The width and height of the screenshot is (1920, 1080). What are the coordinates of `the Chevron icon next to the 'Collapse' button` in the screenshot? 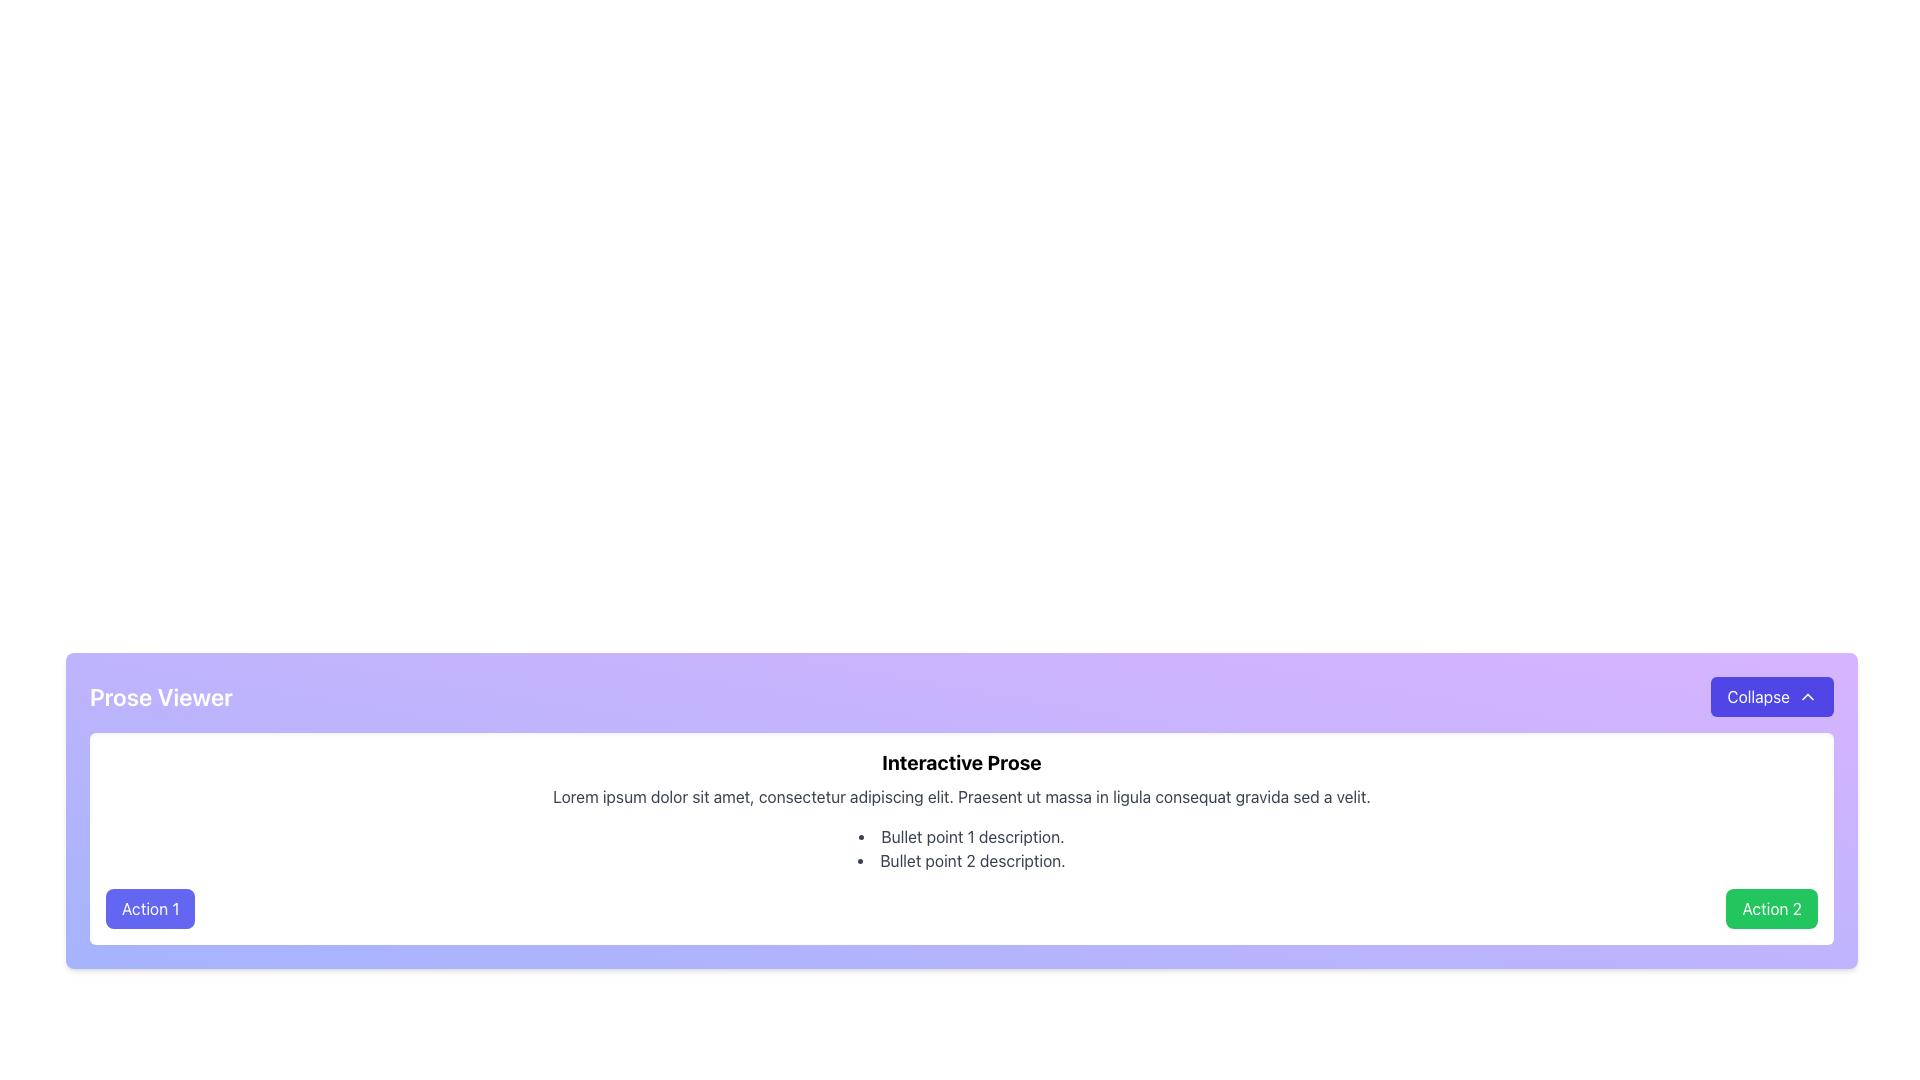 It's located at (1808, 696).